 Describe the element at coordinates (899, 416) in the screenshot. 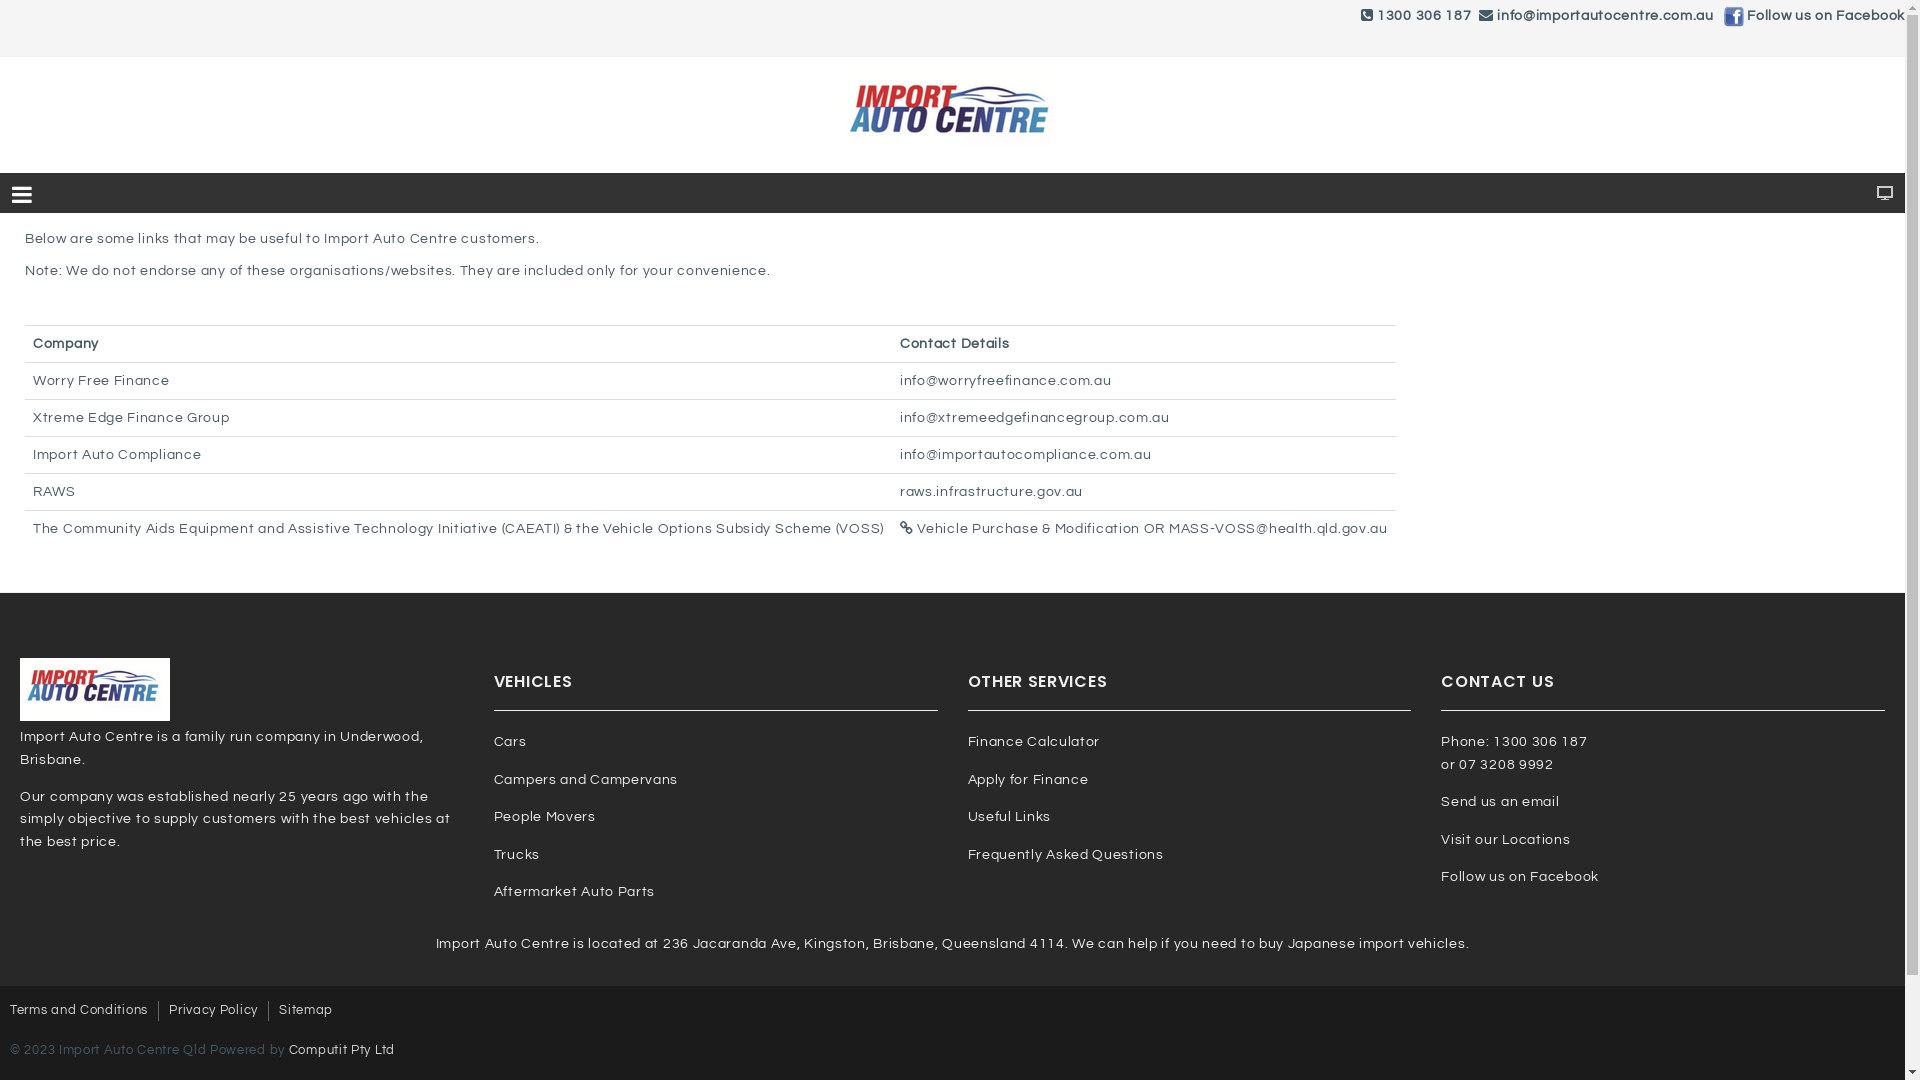

I see `'info@xtremeedgefinancegroup.com.au'` at that location.